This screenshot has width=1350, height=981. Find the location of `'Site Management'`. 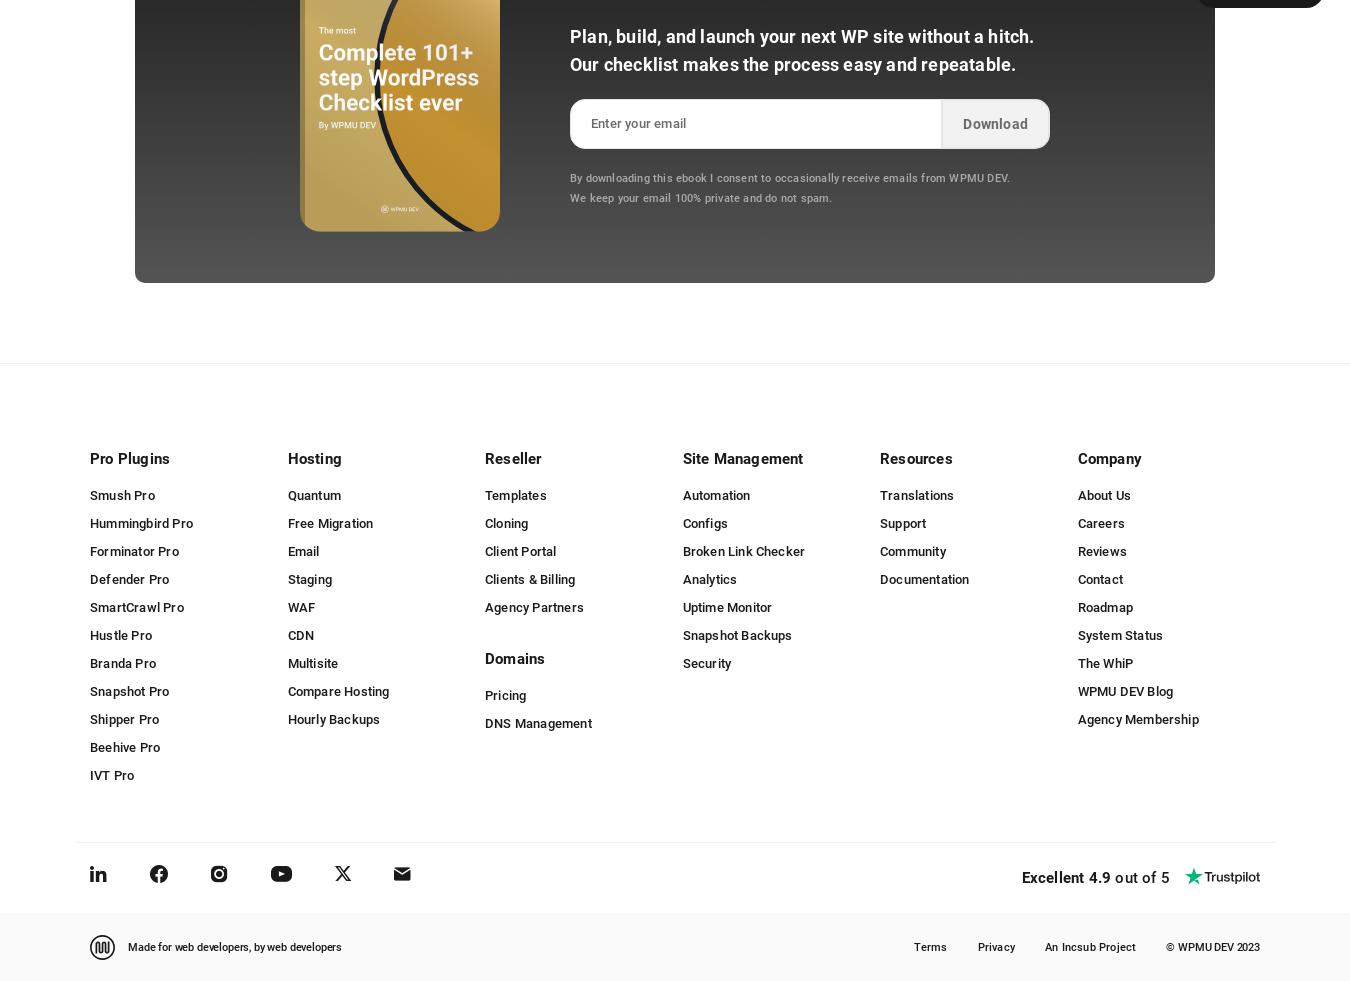

'Site Management' is located at coordinates (741, 458).